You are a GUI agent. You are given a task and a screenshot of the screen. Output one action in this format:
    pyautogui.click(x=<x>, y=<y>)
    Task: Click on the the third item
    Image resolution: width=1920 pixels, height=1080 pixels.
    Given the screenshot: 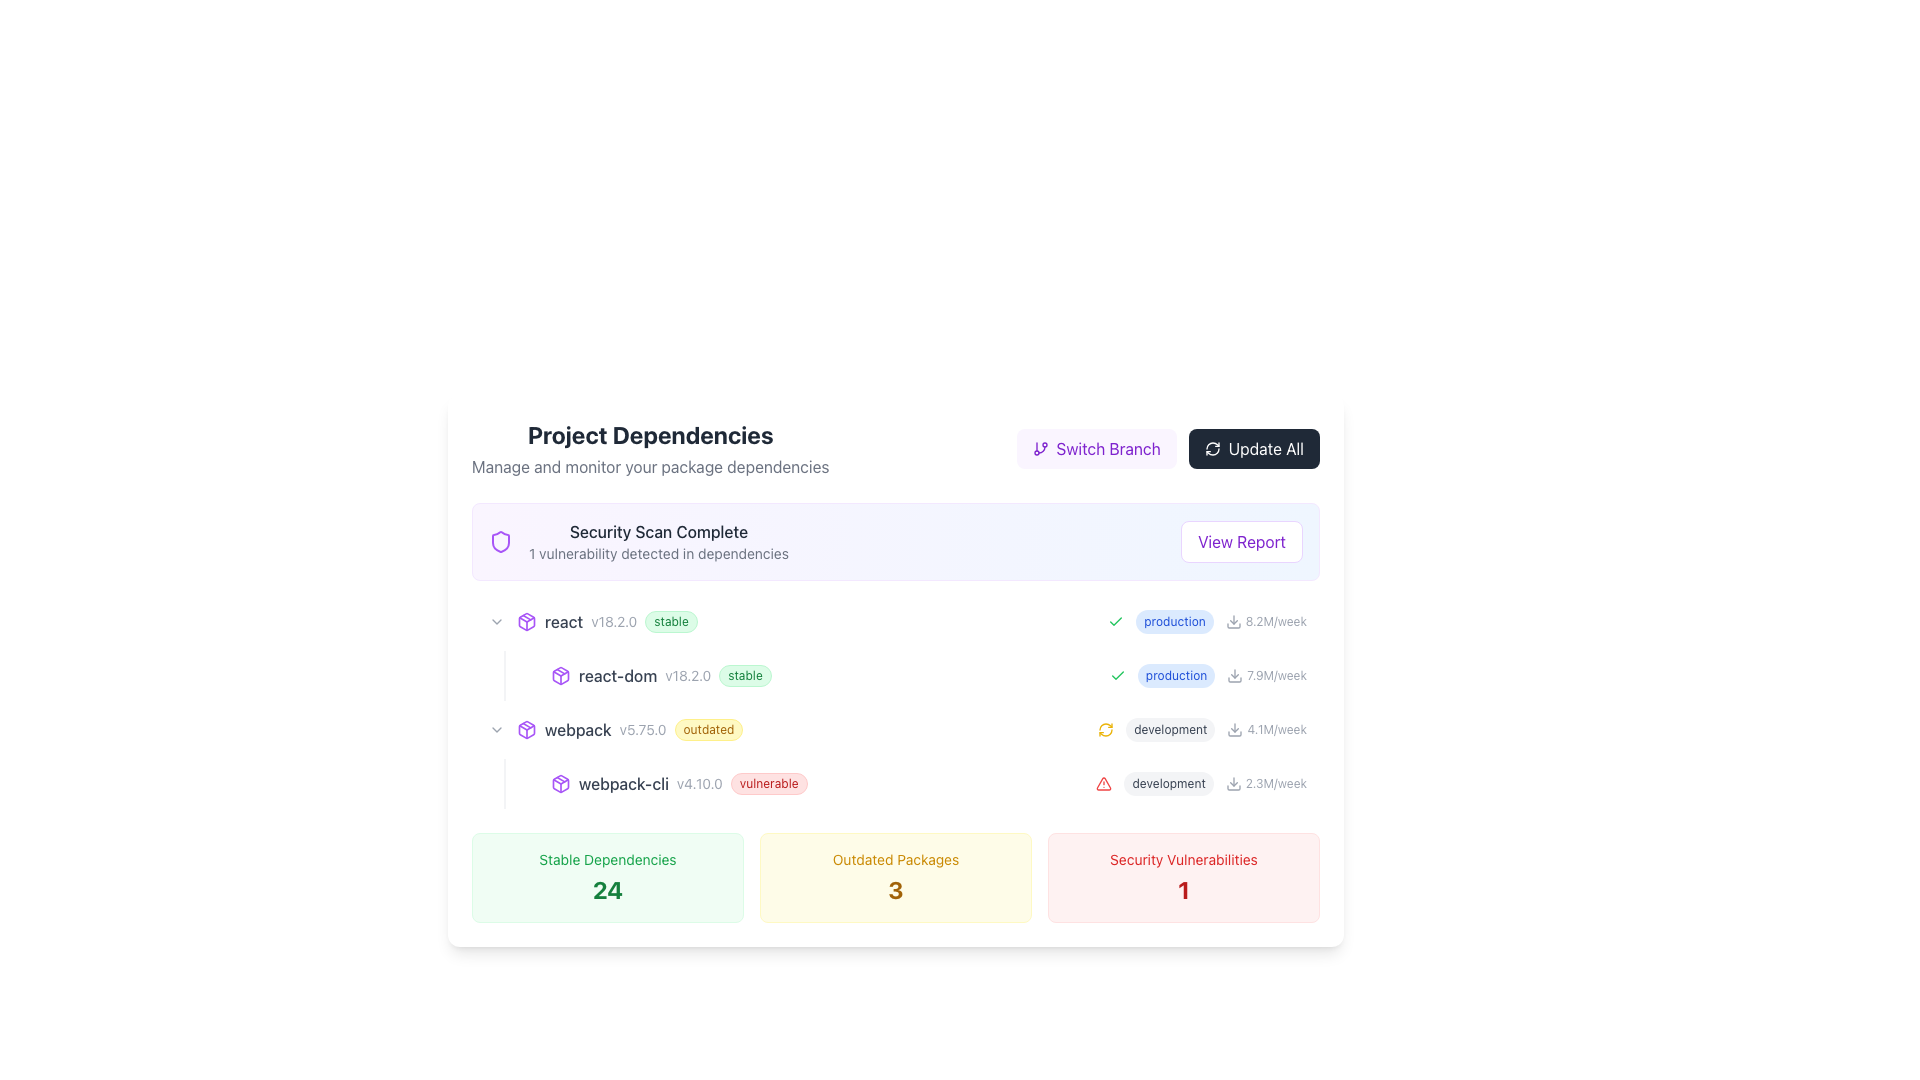 What is the action you would take?
    pyautogui.click(x=895, y=756)
    